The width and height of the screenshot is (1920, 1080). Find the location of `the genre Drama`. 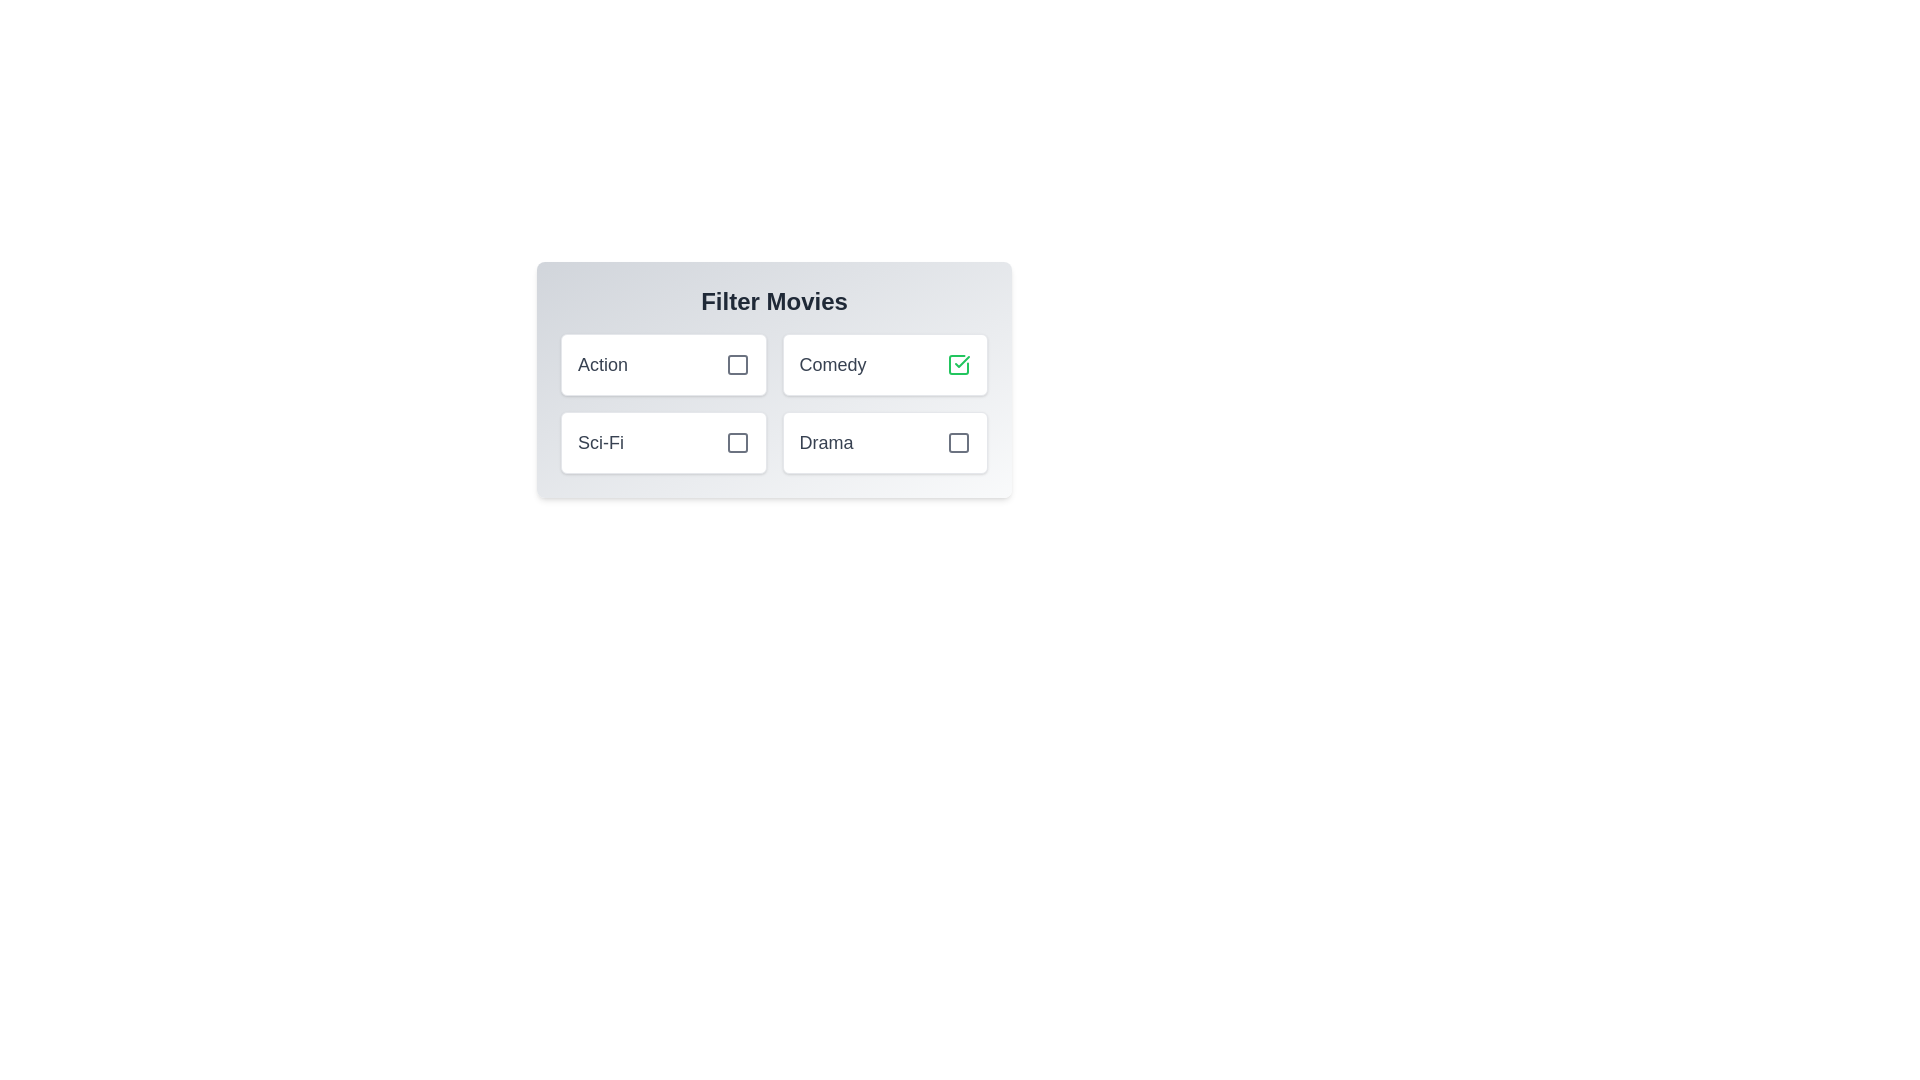

the genre Drama is located at coordinates (958, 442).